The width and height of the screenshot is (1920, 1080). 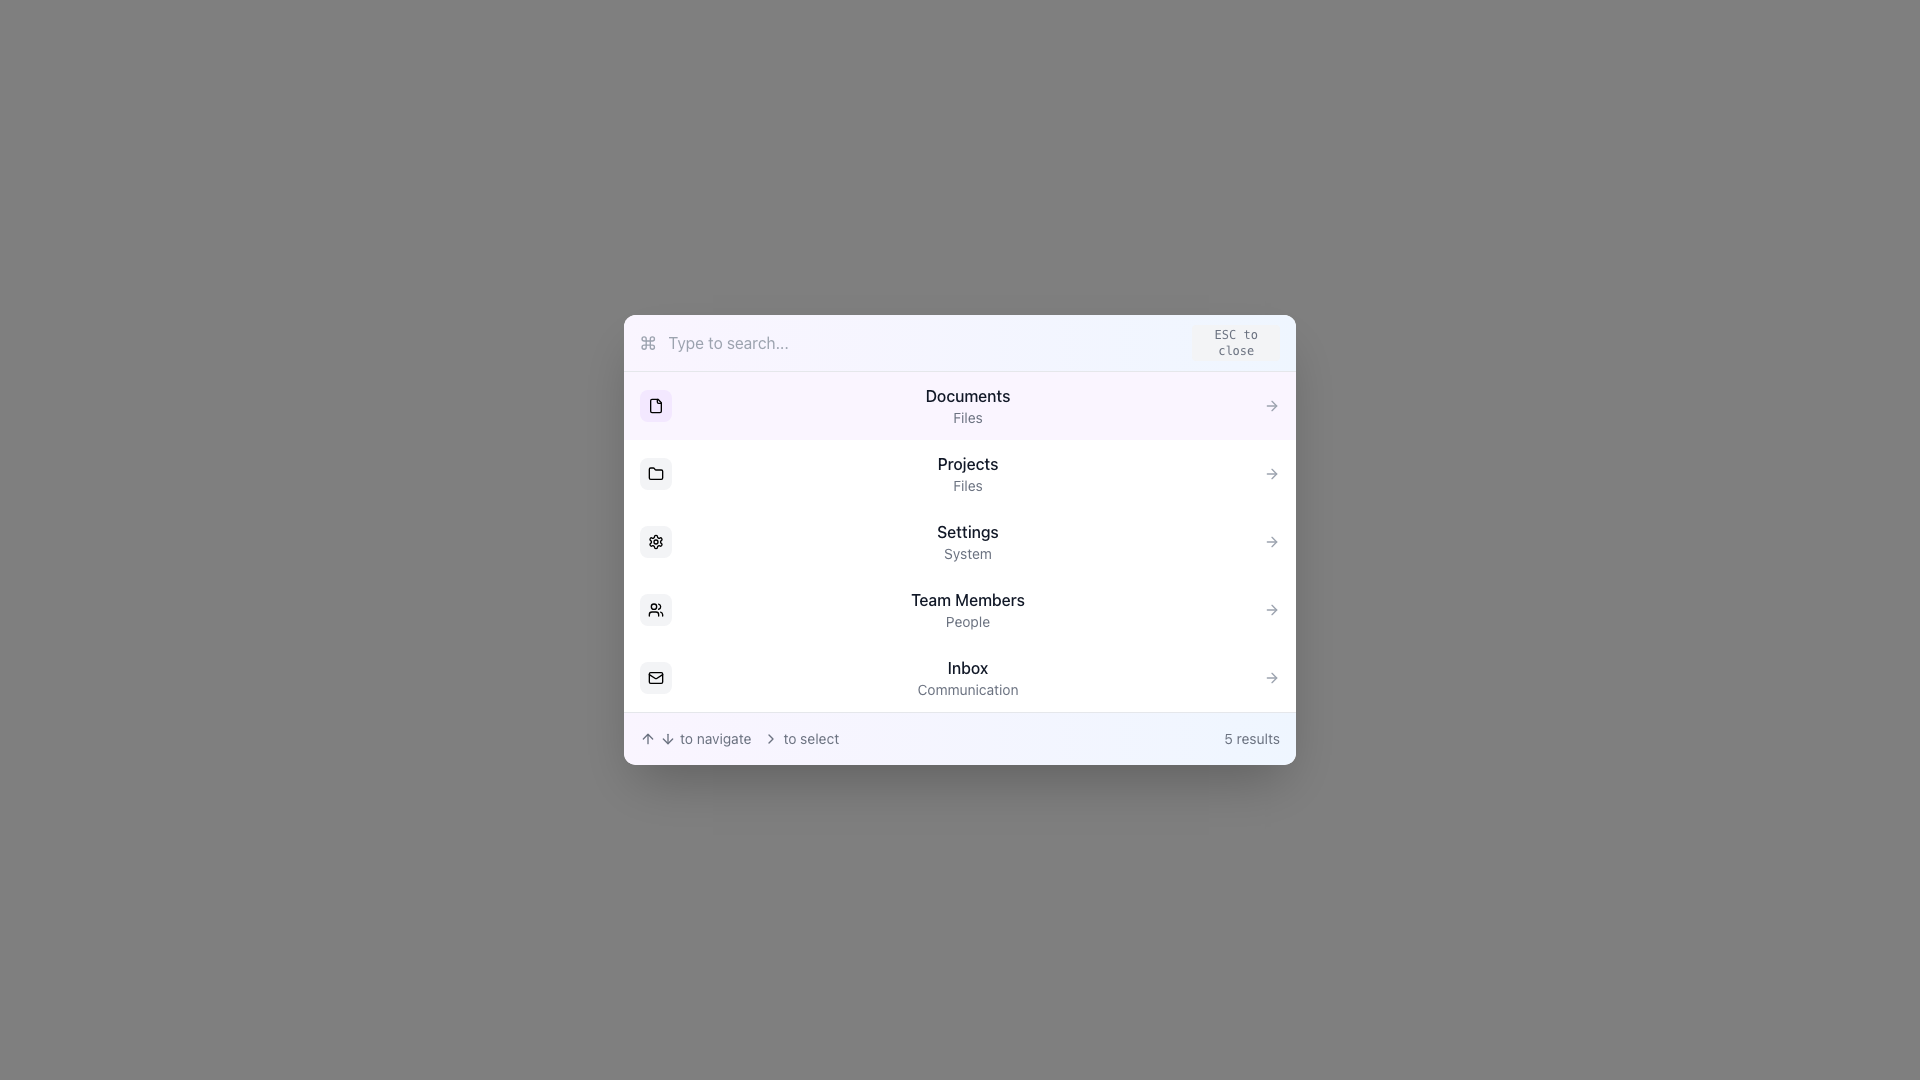 What do you see at coordinates (1271, 542) in the screenshot?
I see `the button that serves as a visual indicator for the 'Settings, System' label` at bounding box center [1271, 542].